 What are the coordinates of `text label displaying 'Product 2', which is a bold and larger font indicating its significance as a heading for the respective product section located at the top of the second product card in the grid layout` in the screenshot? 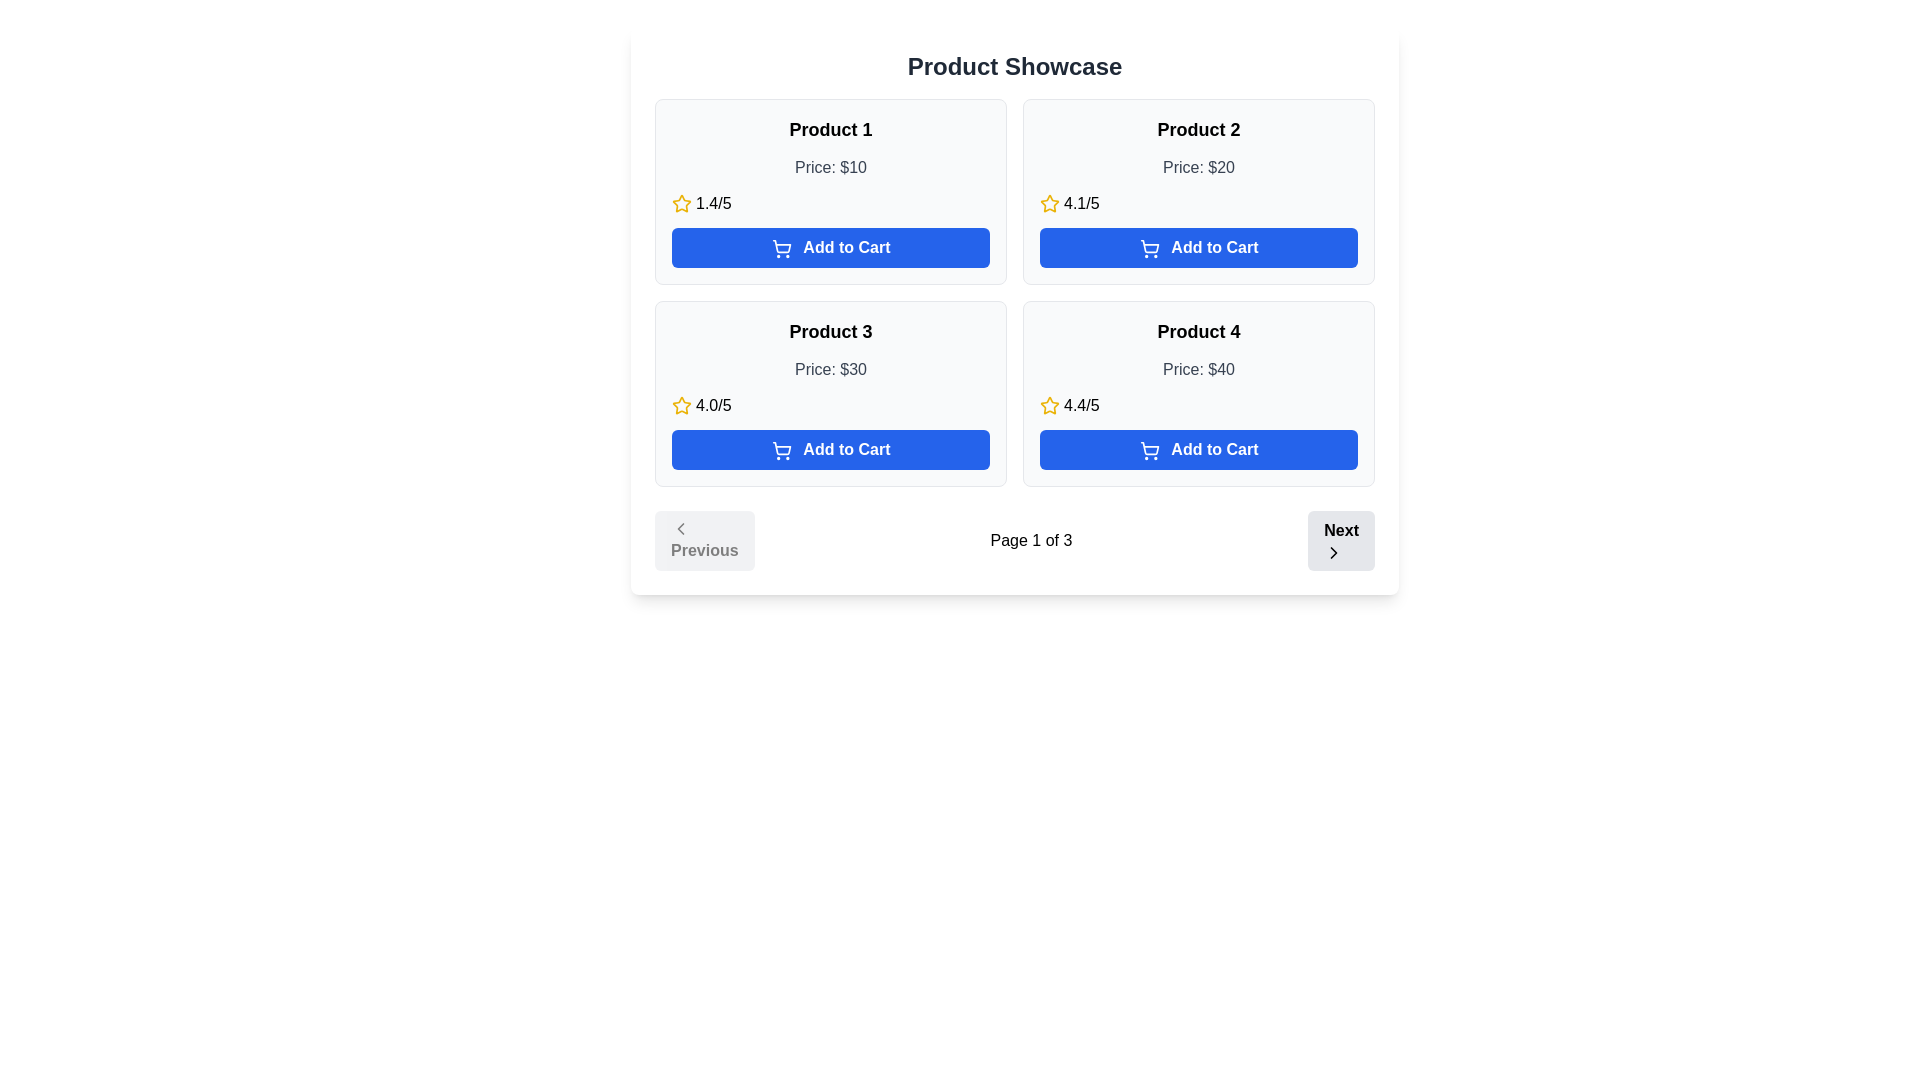 It's located at (1199, 130).